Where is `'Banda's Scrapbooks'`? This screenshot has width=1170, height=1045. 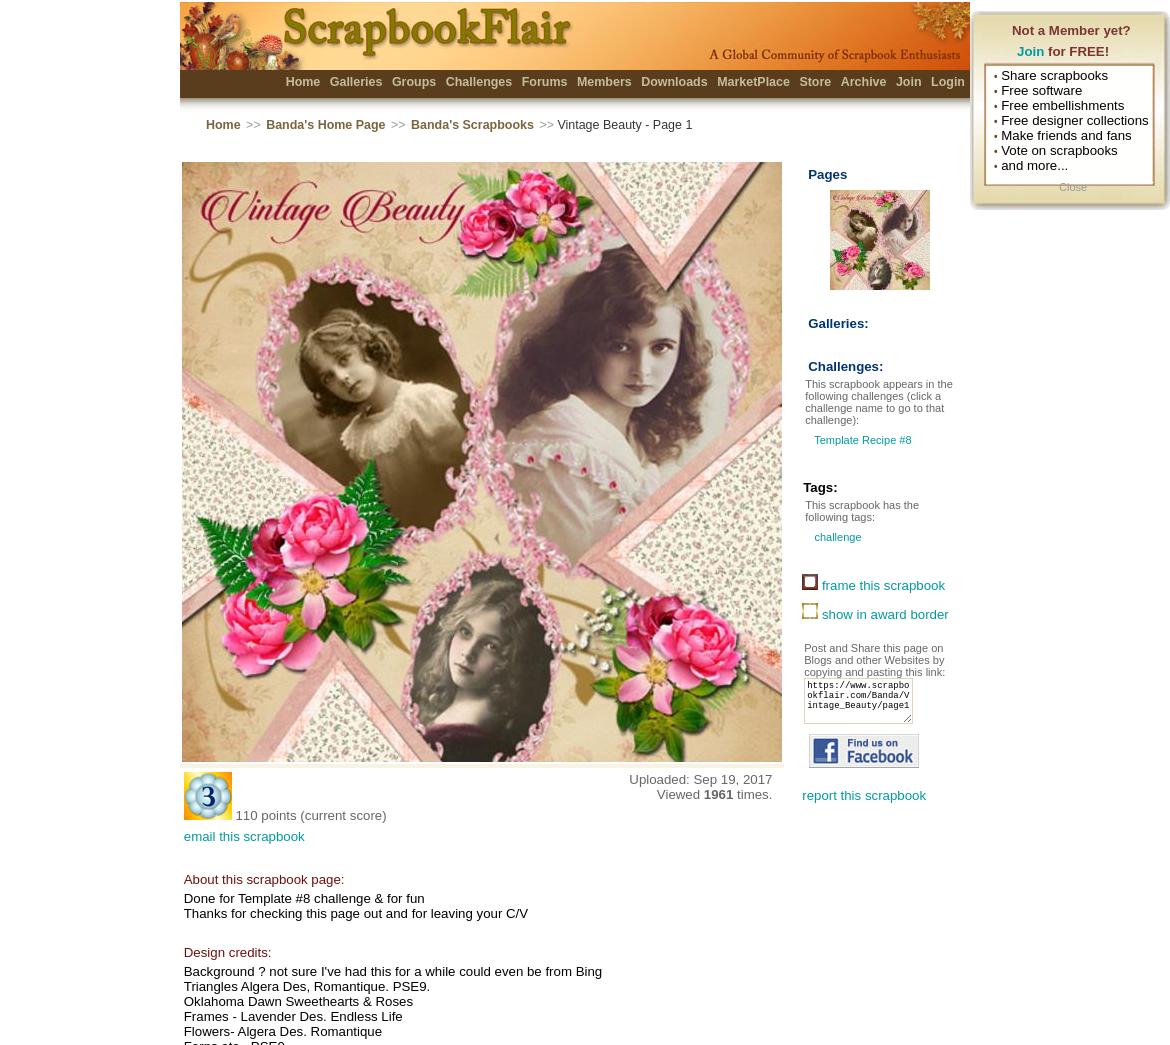
'Banda's Scrapbooks' is located at coordinates (471, 123).